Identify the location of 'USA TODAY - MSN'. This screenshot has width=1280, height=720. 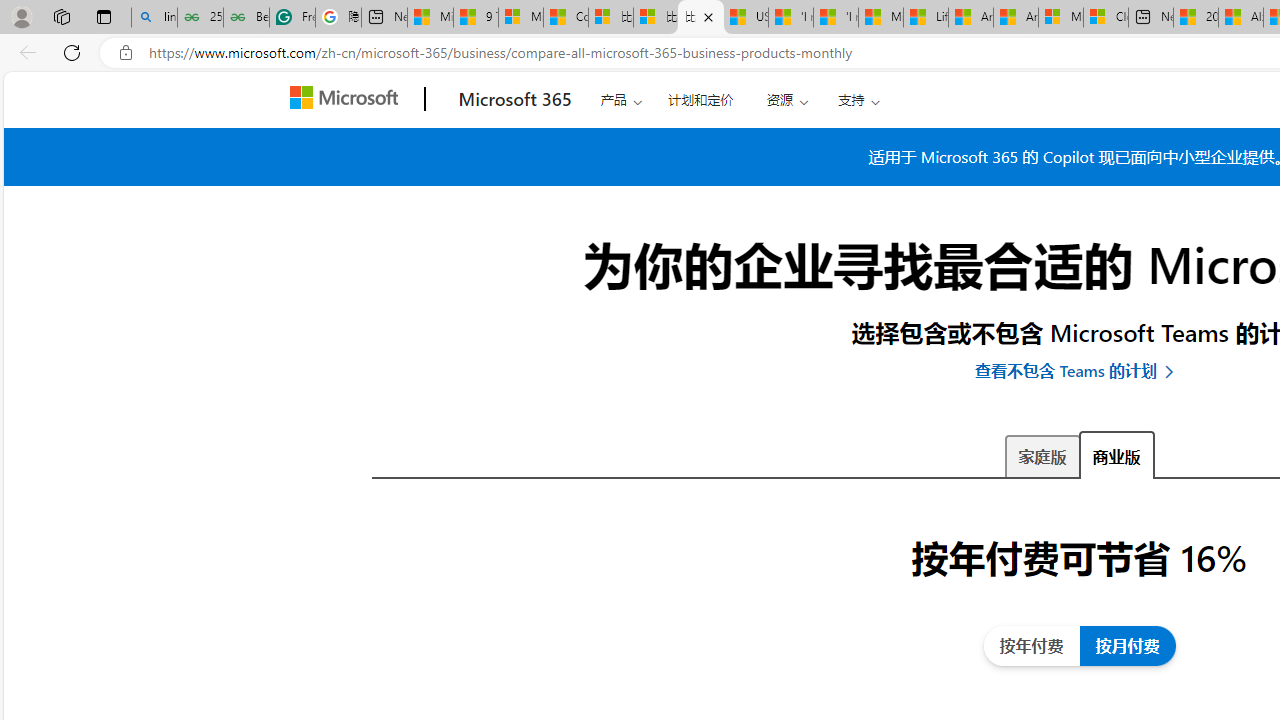
(745, 17).